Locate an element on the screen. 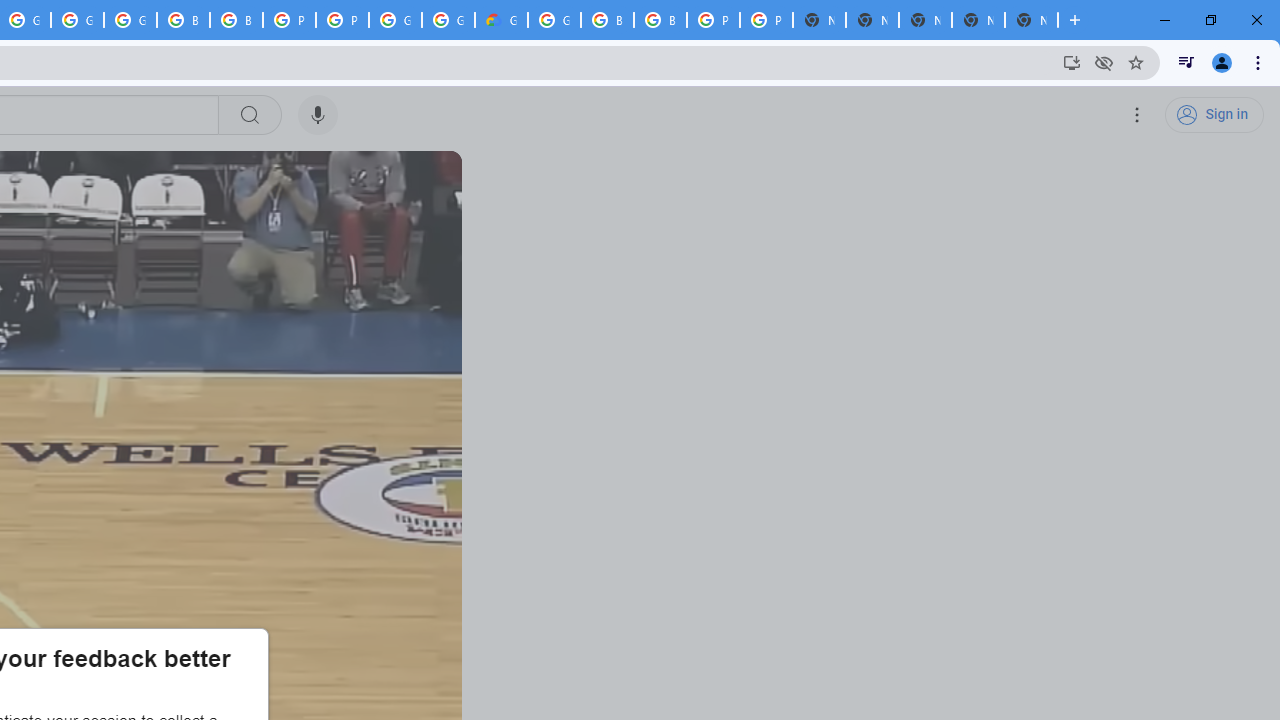 This screenshot has width=1280, height=720. 'New Tab' is located at coordinates (1031, 20).